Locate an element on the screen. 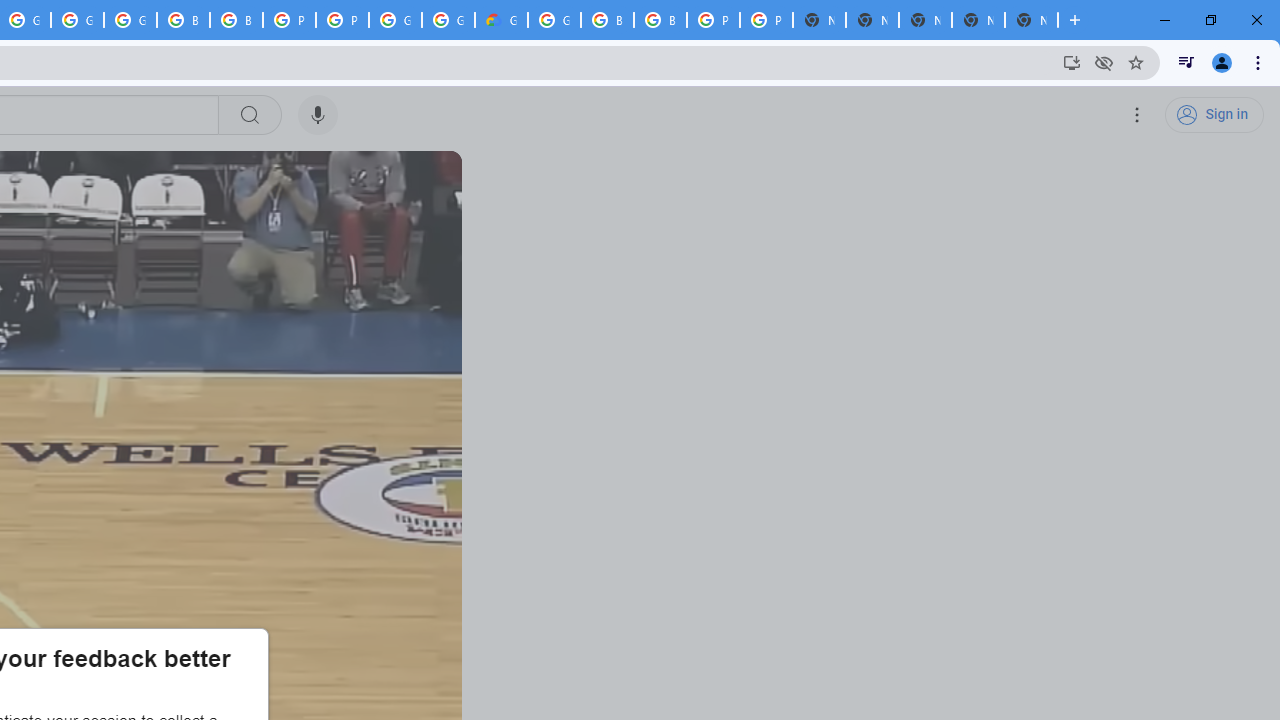 This screenshot has width=1280, height=720. 'New Tab' is located at coordinates (1031, 20).